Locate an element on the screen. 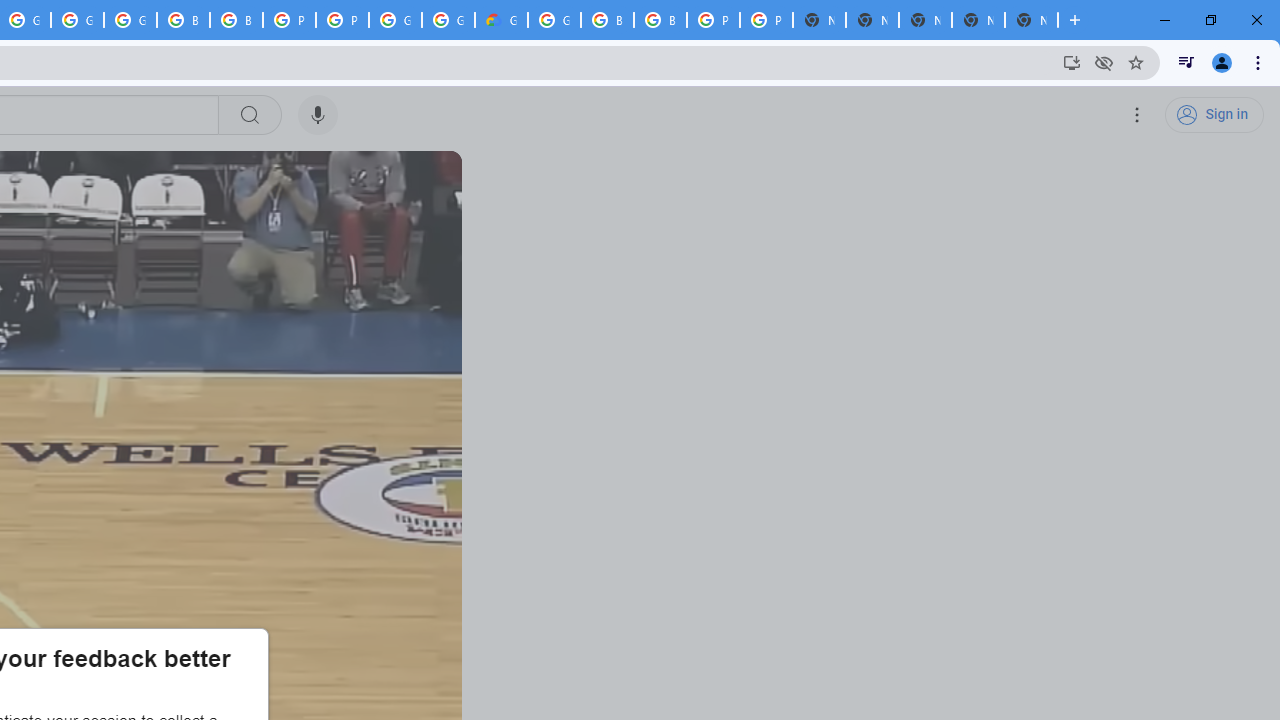 This screenshot has width=1280, height=720. 'New Tab' is located at coordinates (1031, 20).